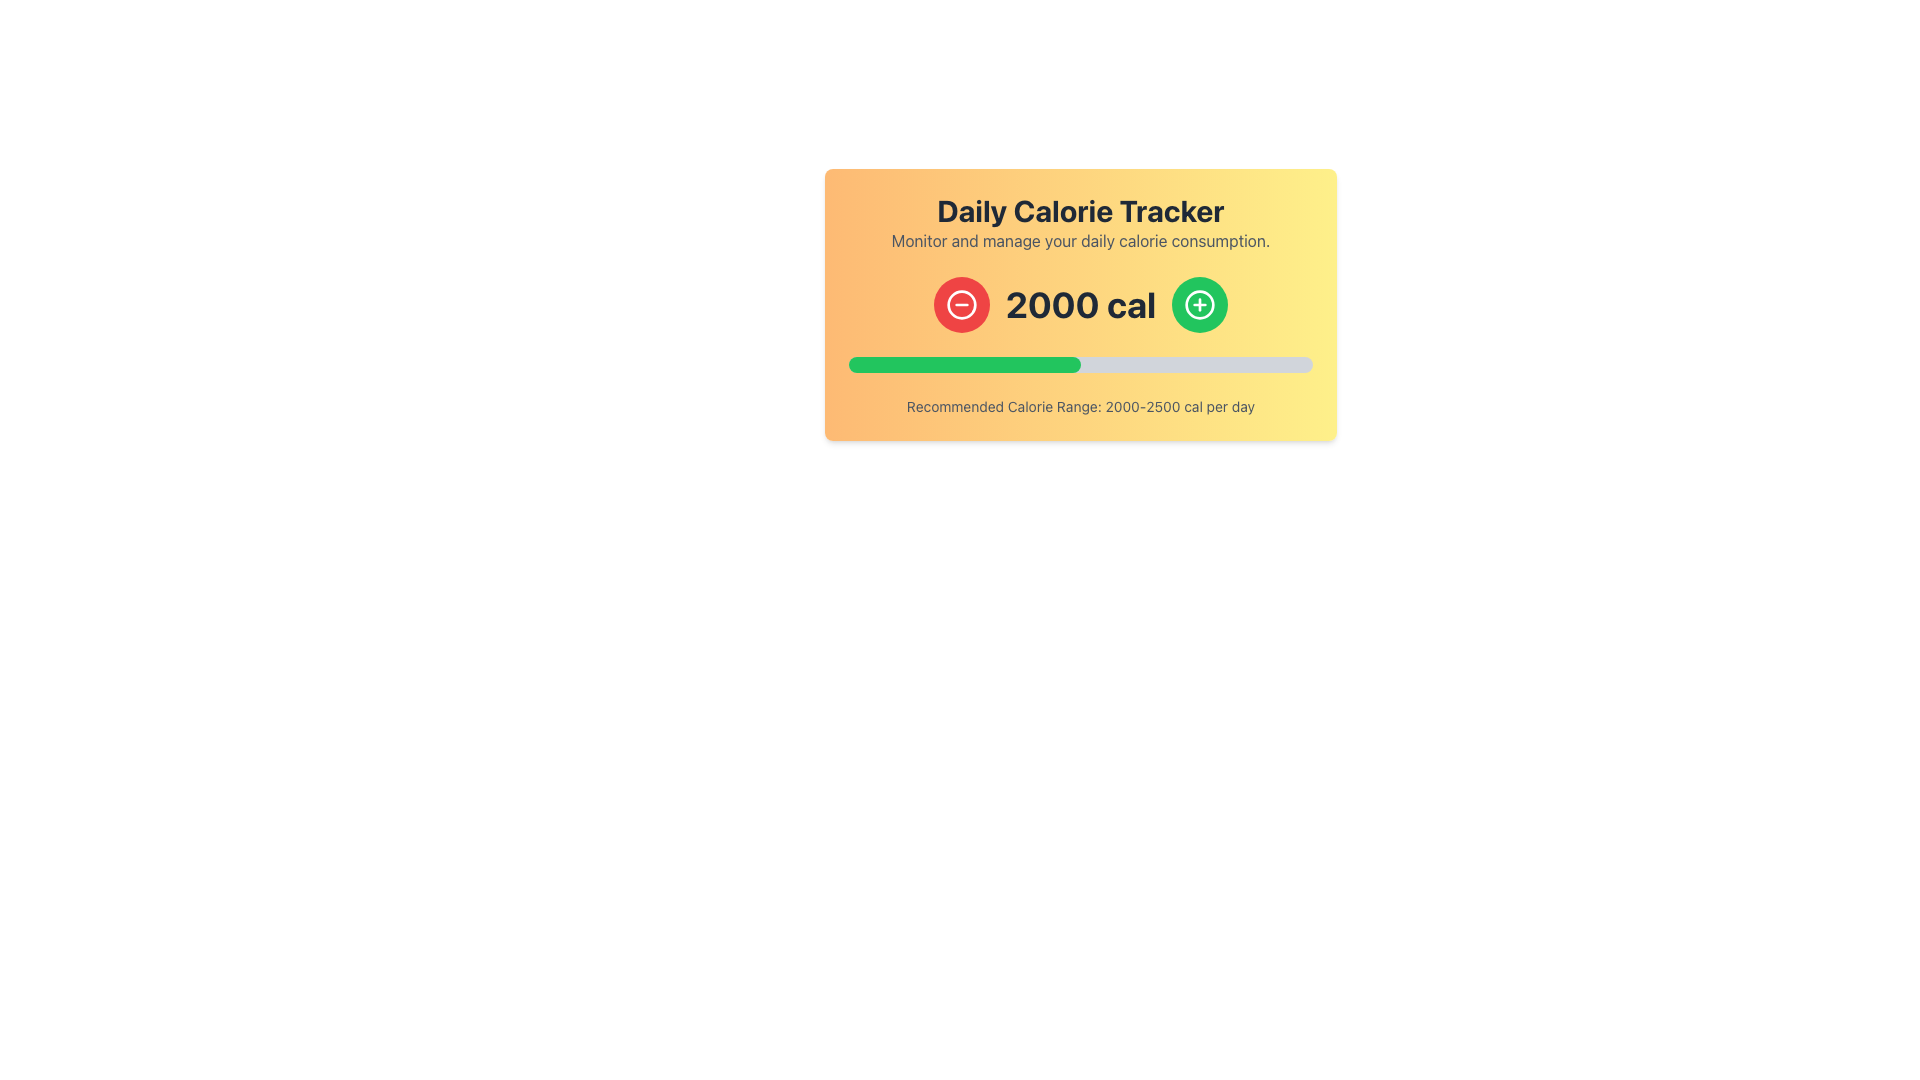 The width and height of the screenshot is (1920, 1080). I want to click on the text display that provides key information regarding calorie tracking, located centrally beneath the heading 'Daily Calorie Tracker', so click(1079, 346).